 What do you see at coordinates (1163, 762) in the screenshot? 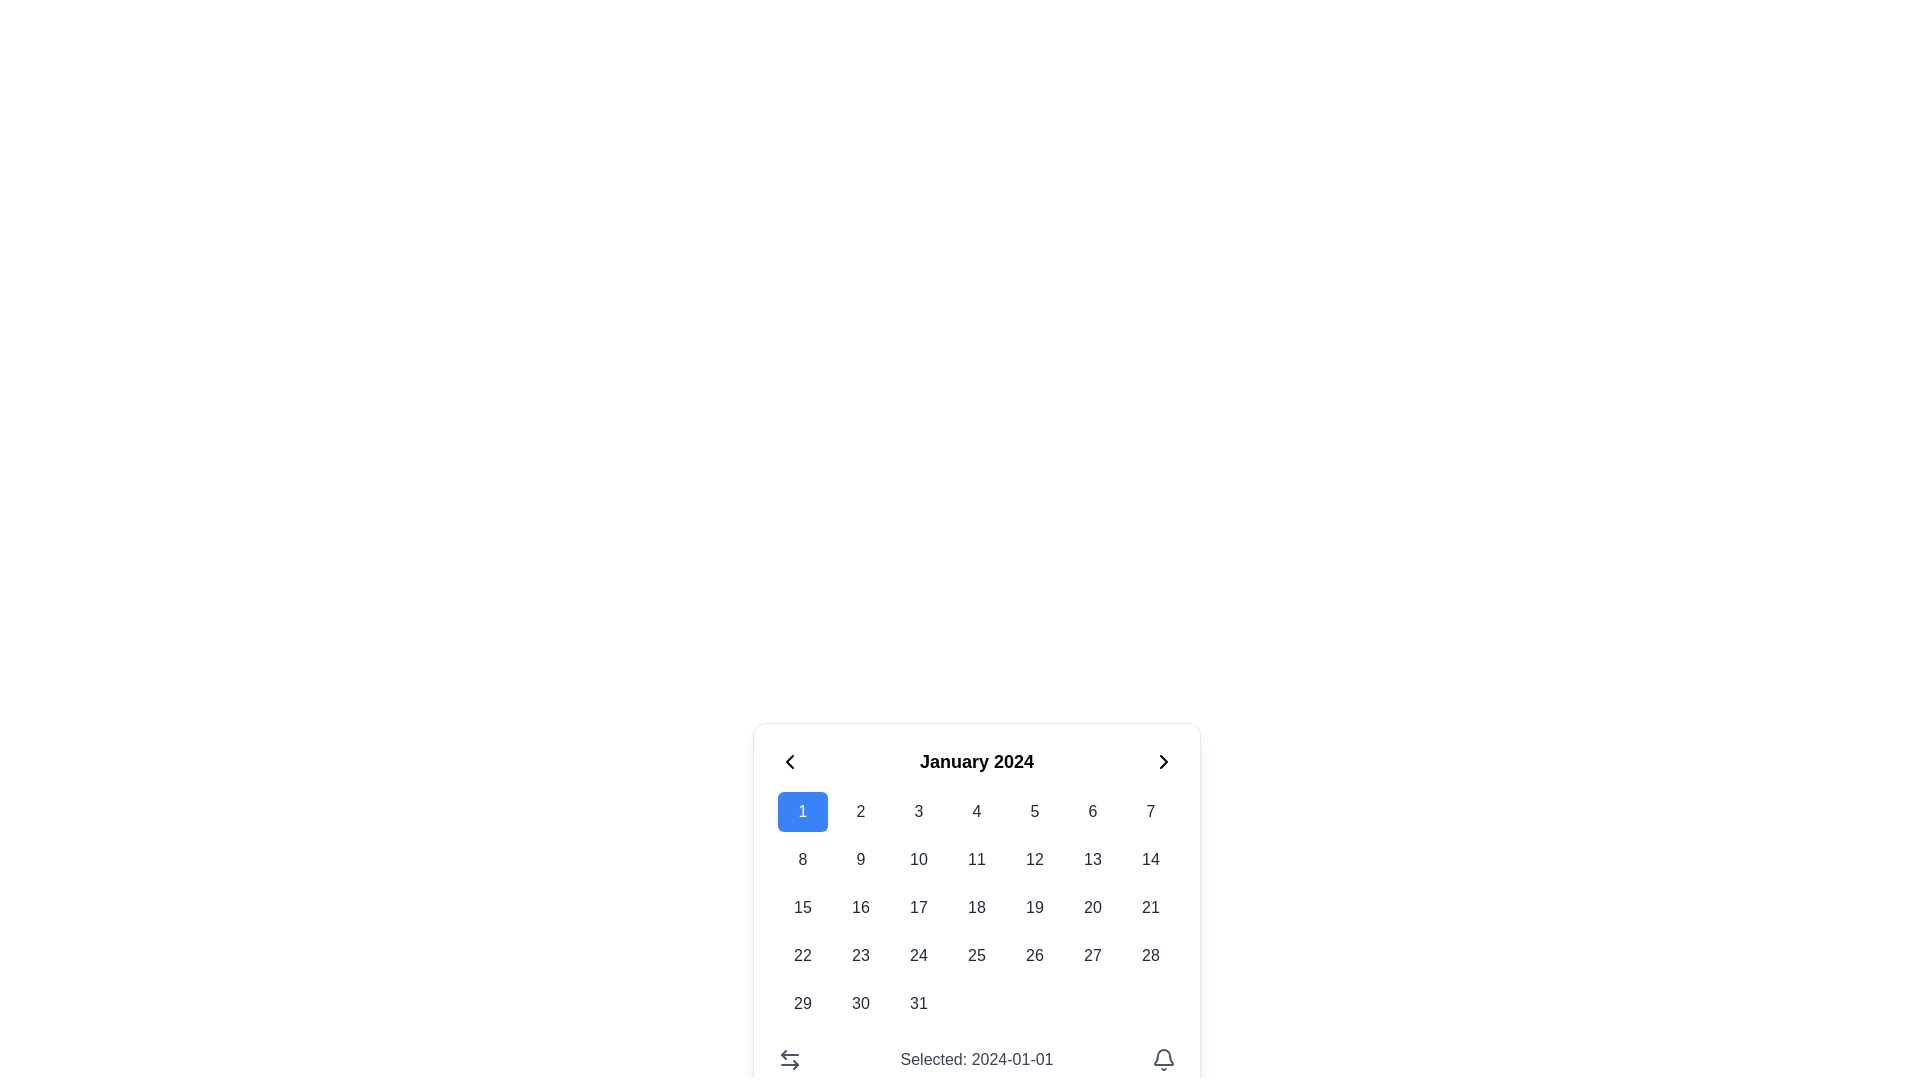
I see `the right-oriented arrow icon located at the top-right corner of the calendar interface` at bounding box center [1163, 762].